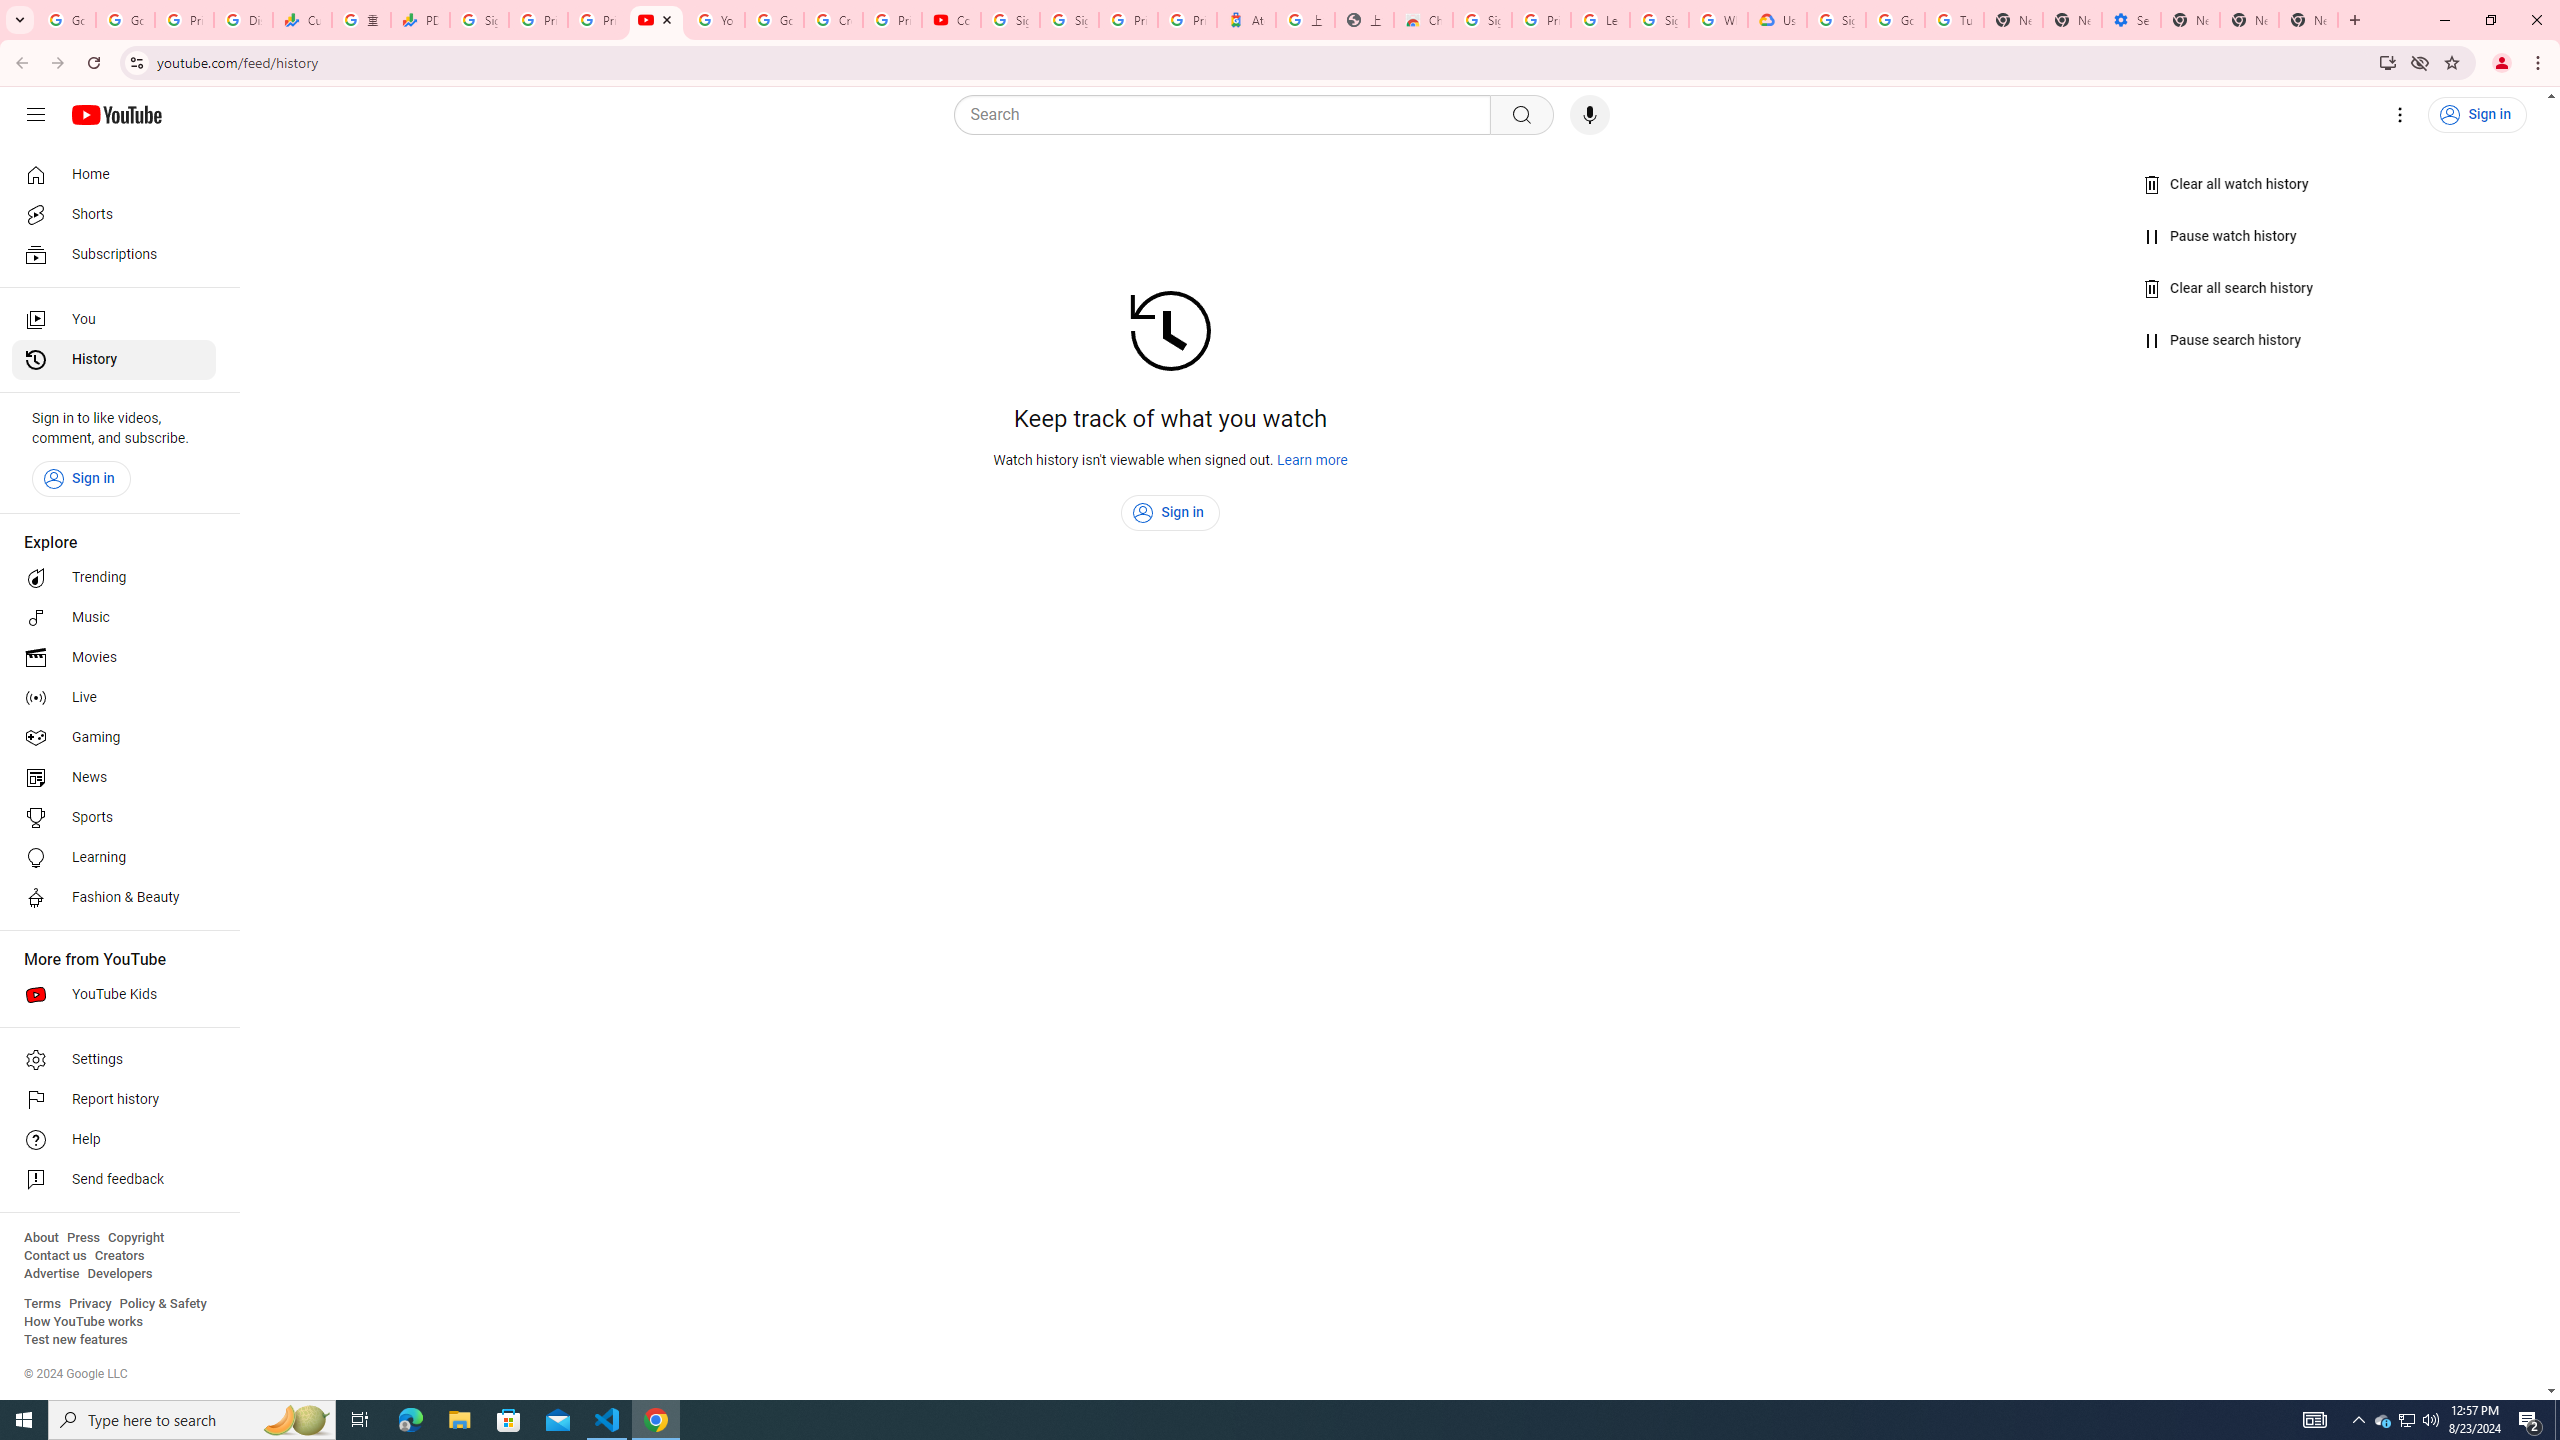  What do you see at coordinates (113, 616) in the screenshot?
I see `'Music'` at bounding box center [113, 616].